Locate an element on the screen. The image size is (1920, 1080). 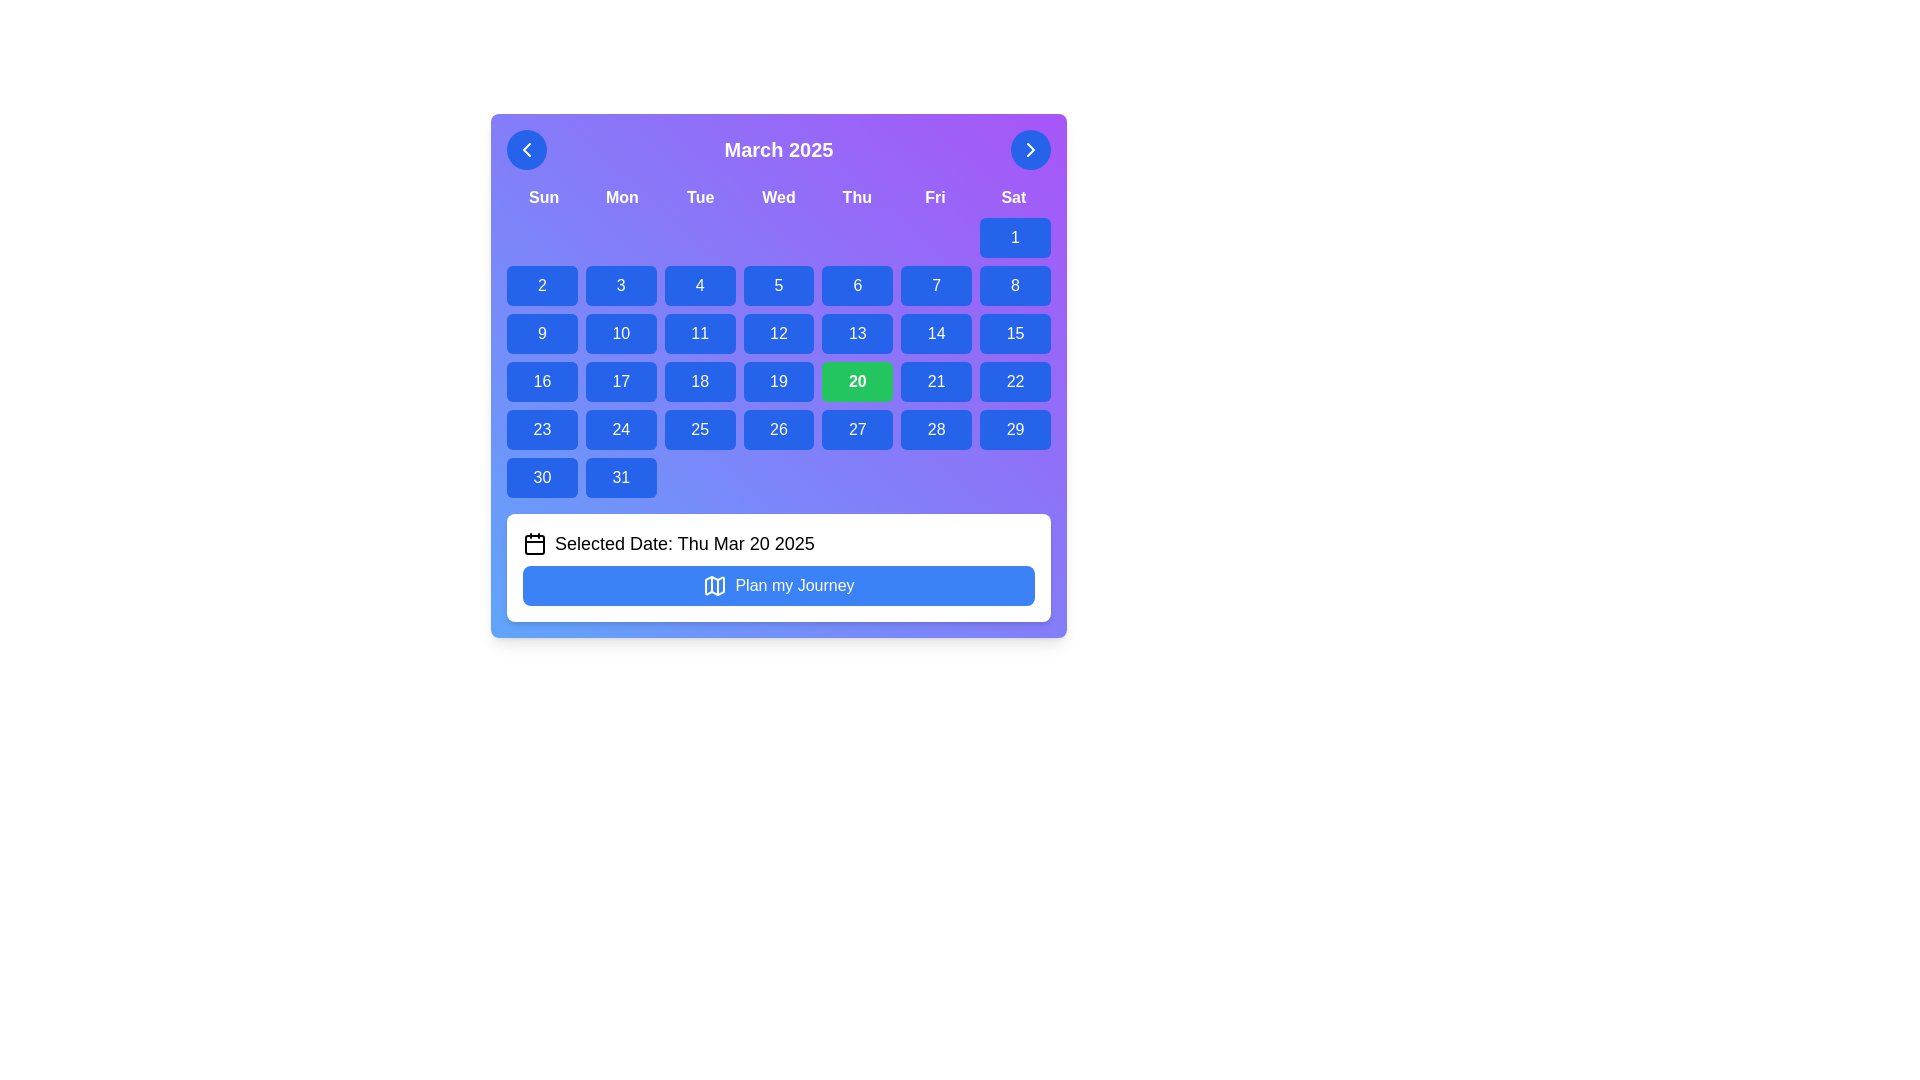
the header label displaying 'March 2025', which is styled in bold white font on a gradient background, located at the top center of the calendar interface is located at coordinates (777, 149).